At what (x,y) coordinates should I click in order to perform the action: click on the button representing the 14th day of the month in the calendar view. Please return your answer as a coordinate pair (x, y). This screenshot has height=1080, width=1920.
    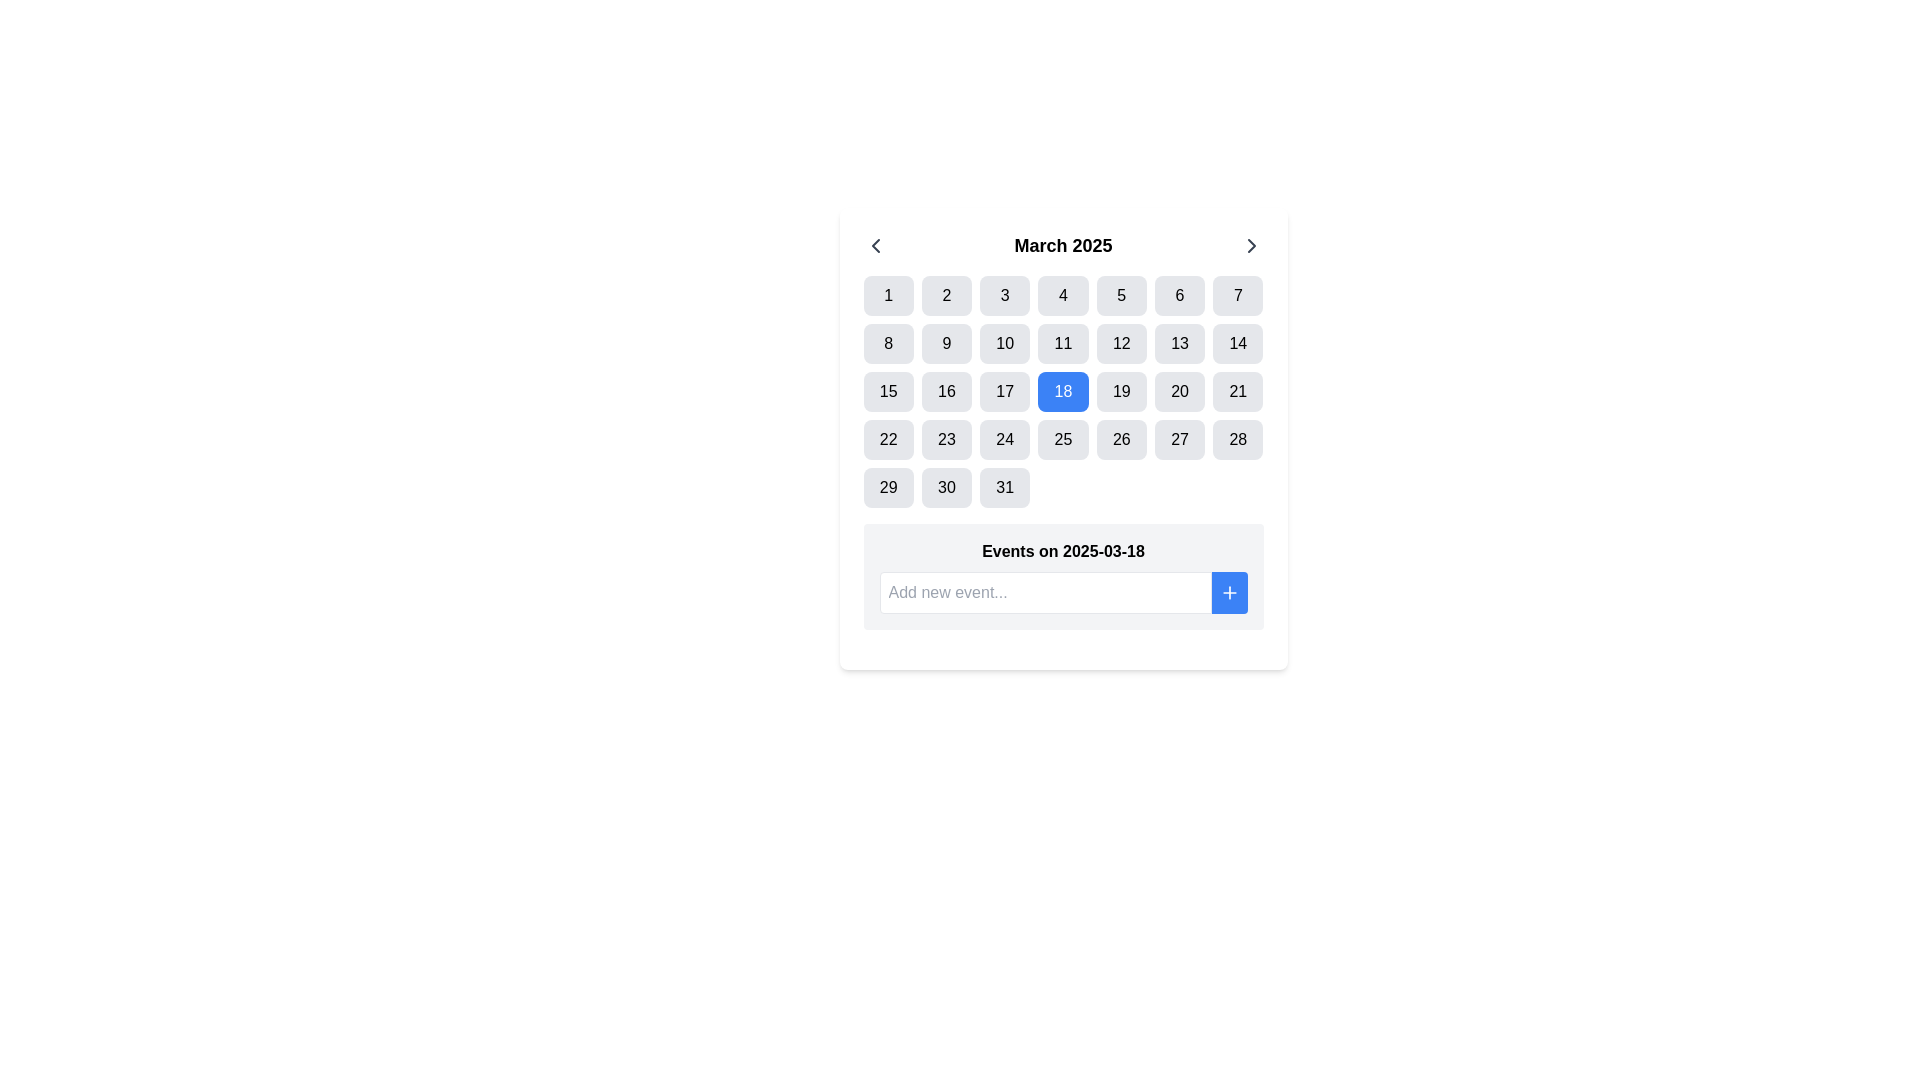
    Looking at the image, I should click on (1237, 342).